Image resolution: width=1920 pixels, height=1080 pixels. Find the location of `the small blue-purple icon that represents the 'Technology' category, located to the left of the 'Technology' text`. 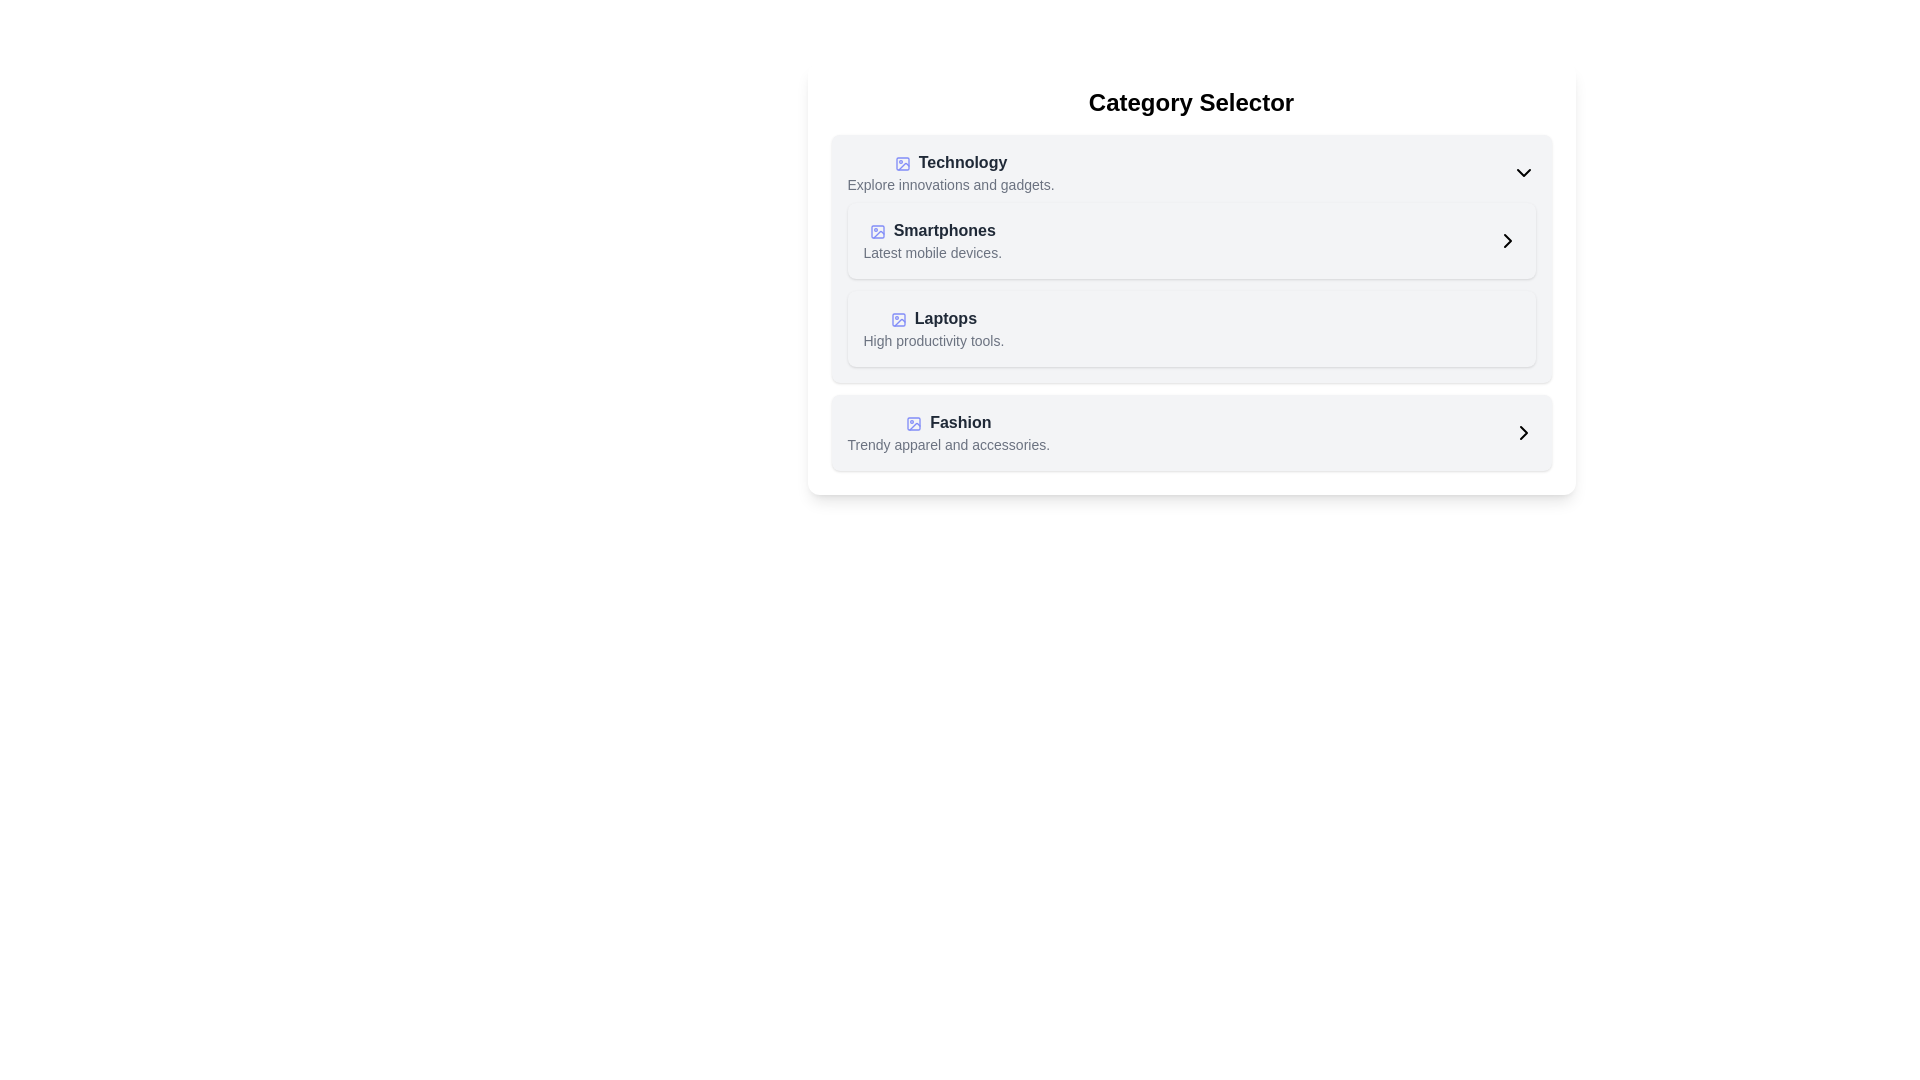

the small blue-purple icon that represents the 'Technology' category, located to the left of the 'Technology' text is located at coordinates (901, 162).